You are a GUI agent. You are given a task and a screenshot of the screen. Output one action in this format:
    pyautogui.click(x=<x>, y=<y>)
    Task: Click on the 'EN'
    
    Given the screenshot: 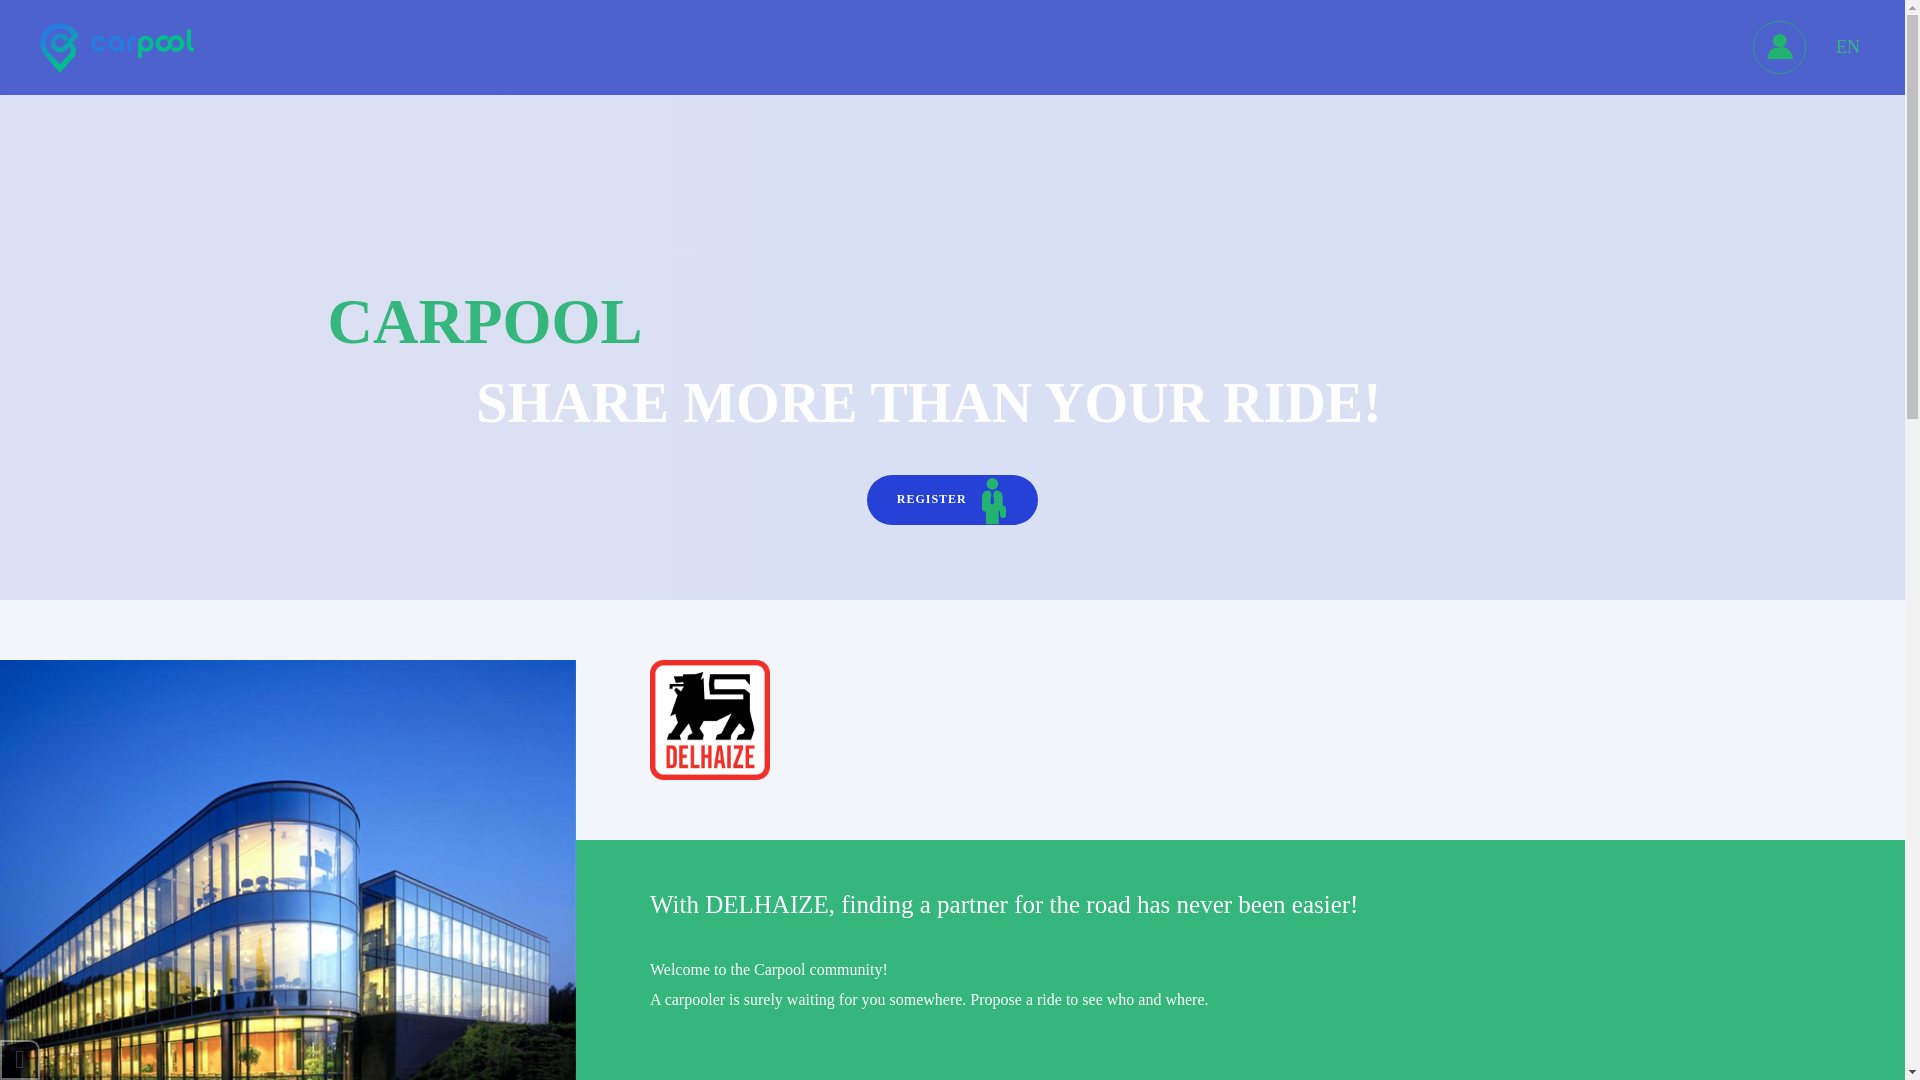 What is the action you would take?
    pyautogui.click(x=1847, y=45)
    